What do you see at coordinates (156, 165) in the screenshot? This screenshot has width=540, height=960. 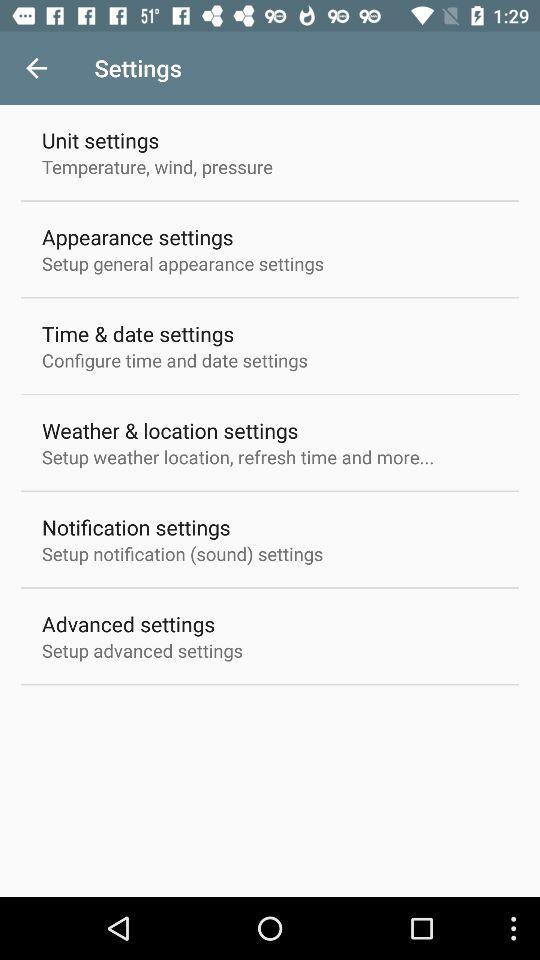 I see `the temperature, wind, pressure item` at bounding box center [156, 165].